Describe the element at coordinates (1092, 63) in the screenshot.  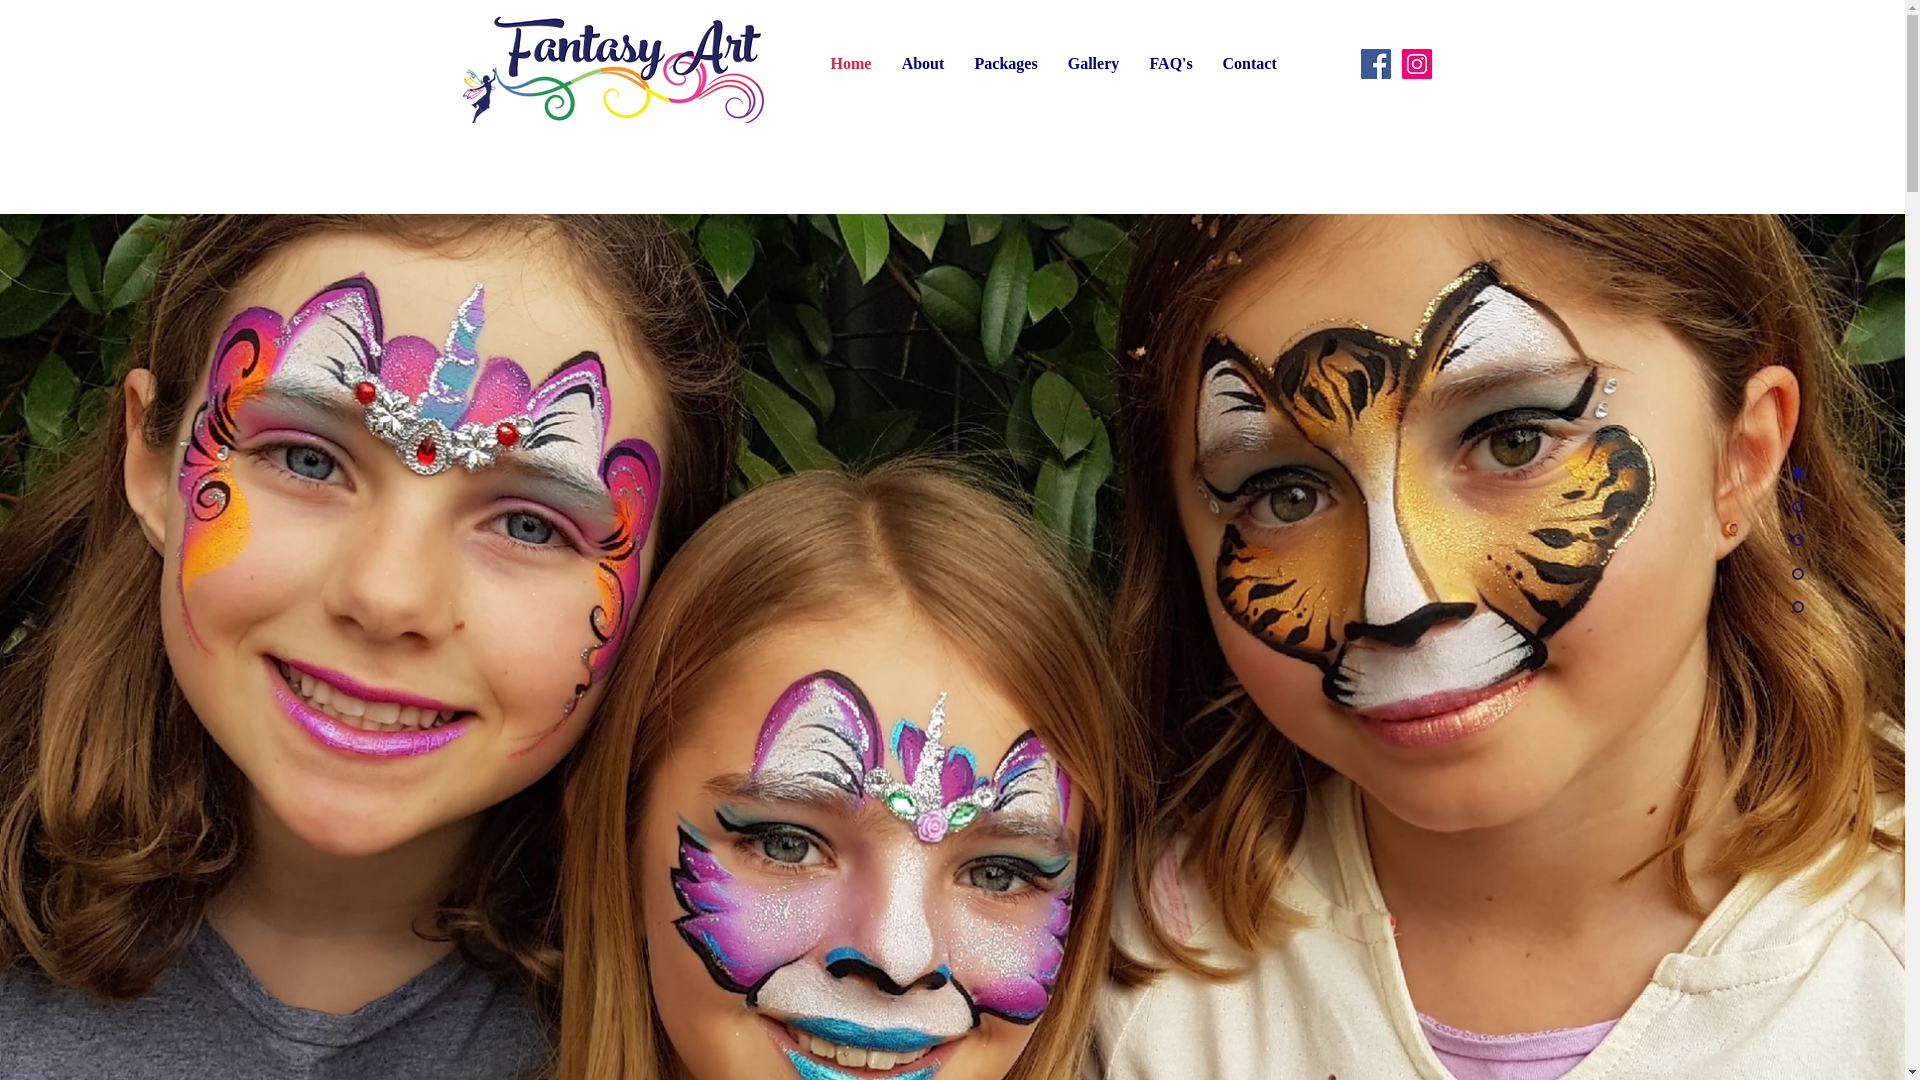
I see `'Gallery'` at that location.